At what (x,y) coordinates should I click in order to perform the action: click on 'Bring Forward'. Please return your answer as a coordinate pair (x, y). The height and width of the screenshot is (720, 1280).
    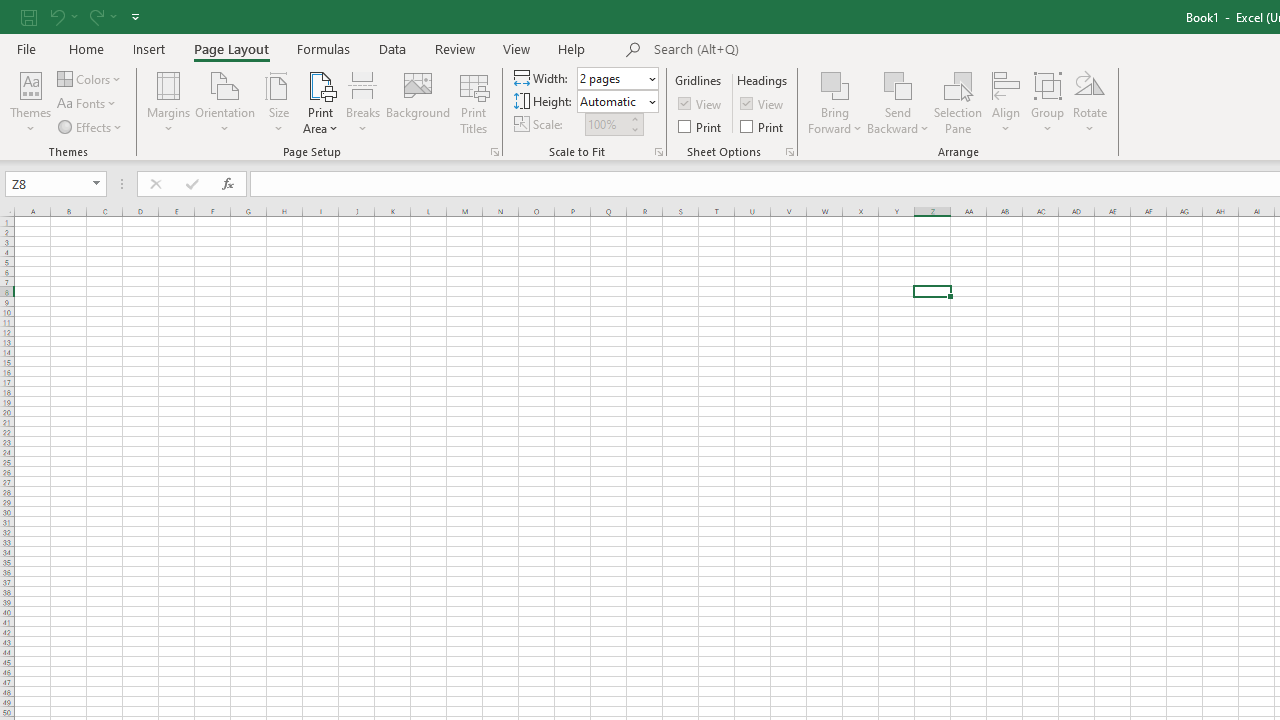
    Looking at the image, I should click on (835, 84).